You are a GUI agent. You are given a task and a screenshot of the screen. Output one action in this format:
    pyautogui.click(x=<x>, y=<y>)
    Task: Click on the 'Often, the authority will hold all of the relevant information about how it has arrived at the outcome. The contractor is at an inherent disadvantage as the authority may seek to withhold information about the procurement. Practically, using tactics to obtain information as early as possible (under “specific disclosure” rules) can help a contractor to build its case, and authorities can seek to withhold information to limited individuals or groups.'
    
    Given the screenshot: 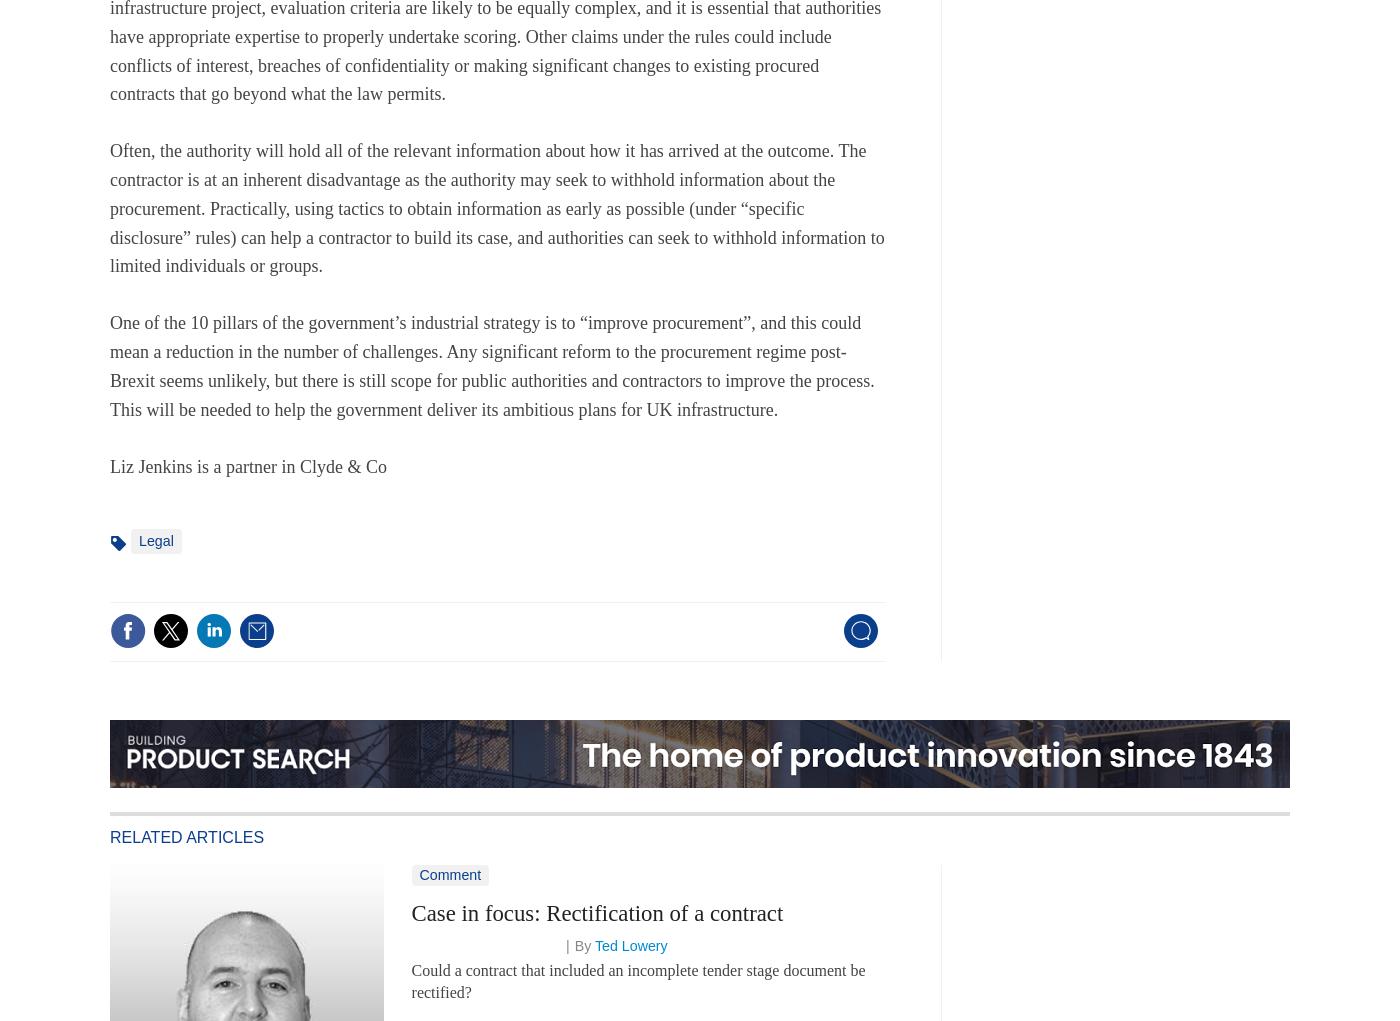 What is the action you would take?
    pyautogui.click(x=497, y=208)
    